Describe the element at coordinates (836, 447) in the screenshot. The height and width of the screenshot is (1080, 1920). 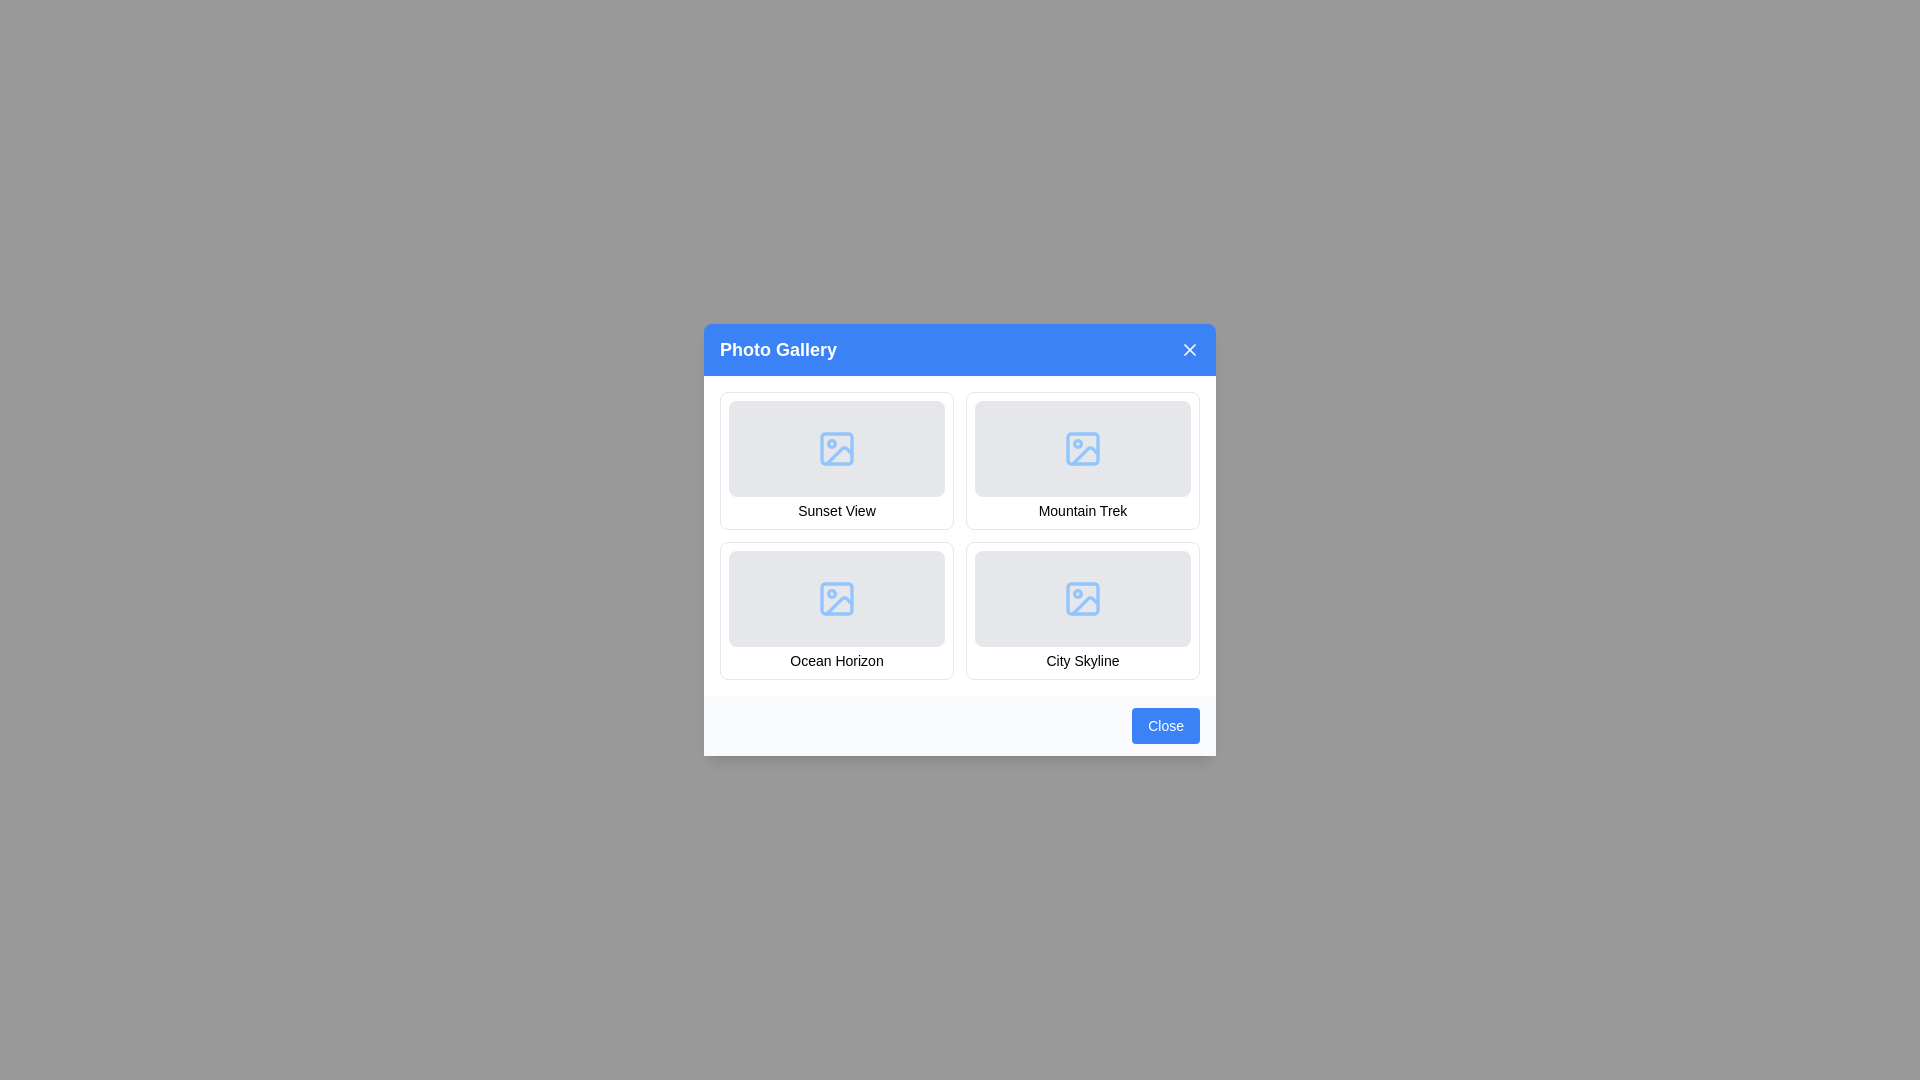
I see `the decorative border of the 'Sunset View' icon, which is centrally located within the photo icon in the top-left corner of the grid` at that location.